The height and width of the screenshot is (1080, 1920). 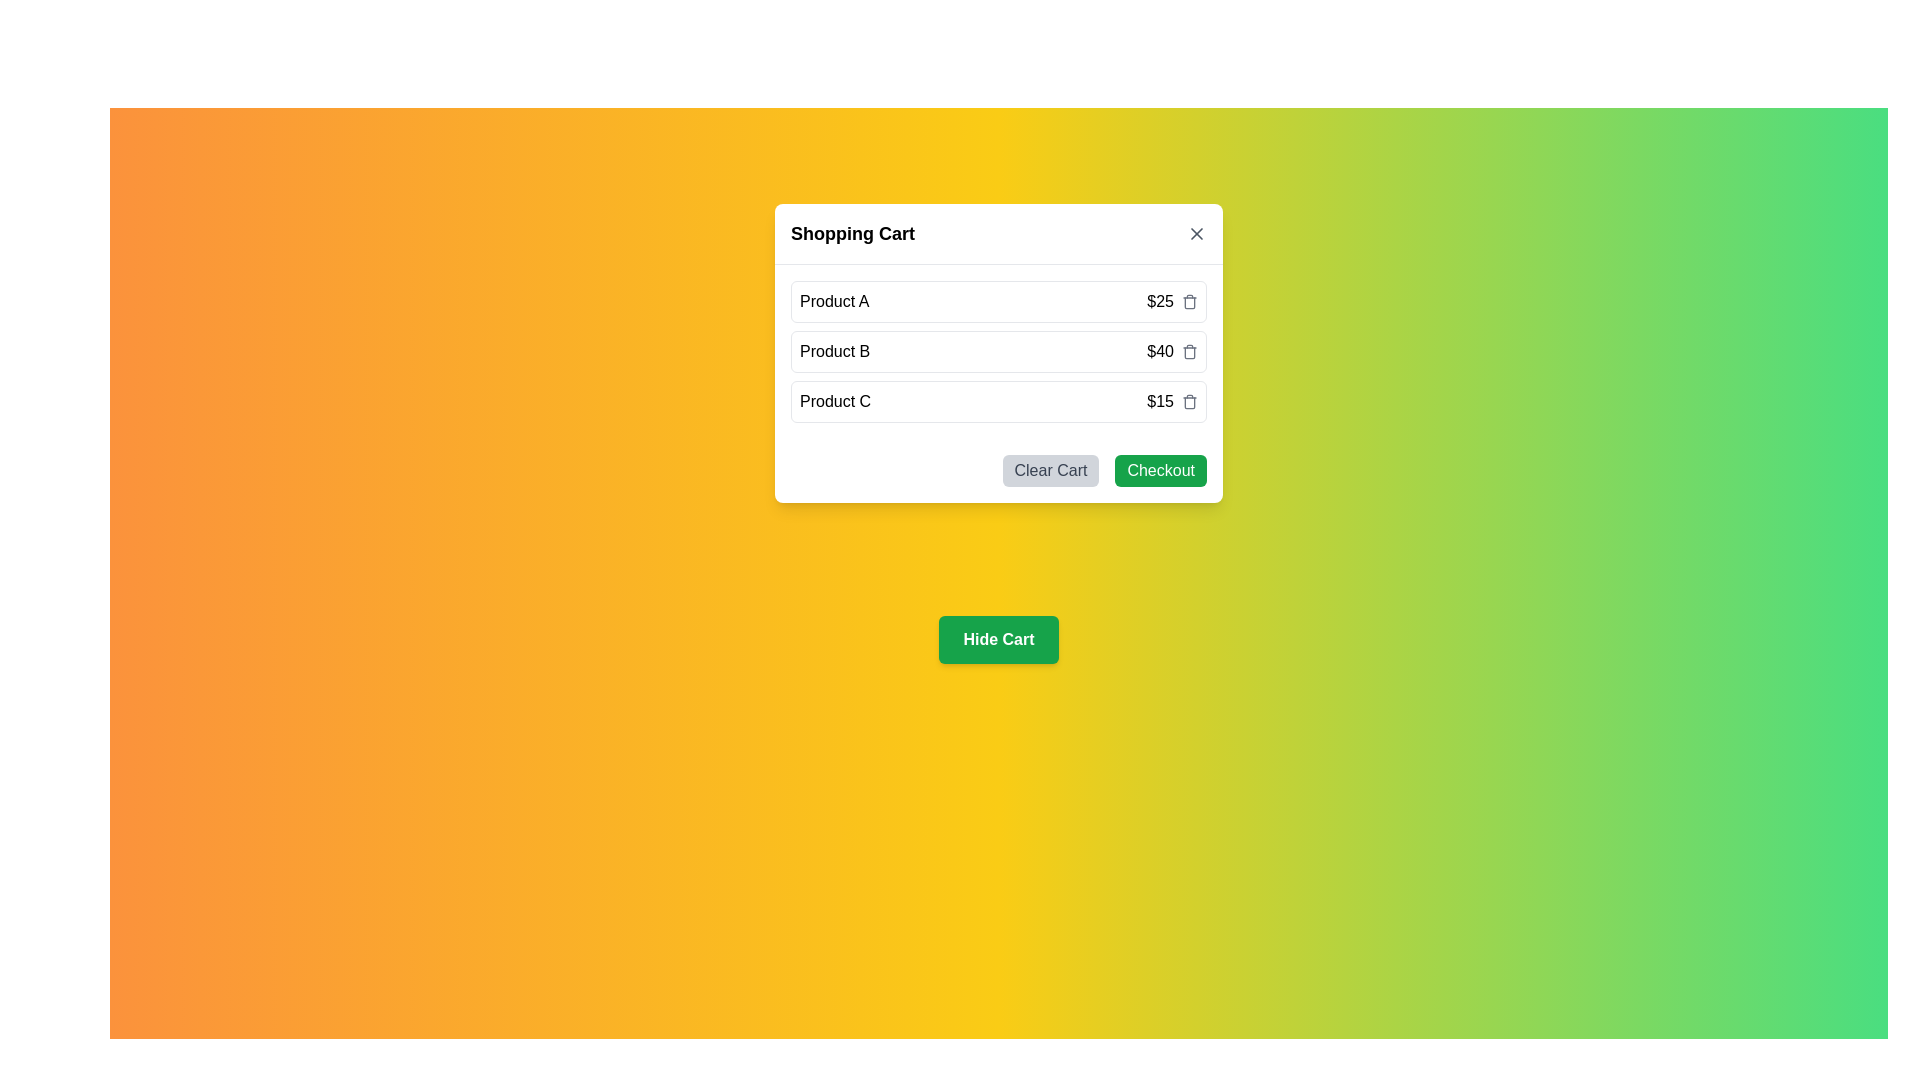 What do you see at coordinates (1196, 233) in the screenshot?
I see `the Close button icon located in the upper-right corner of the 'Shopping Cart' panel` at bounding box center [1196, 233].